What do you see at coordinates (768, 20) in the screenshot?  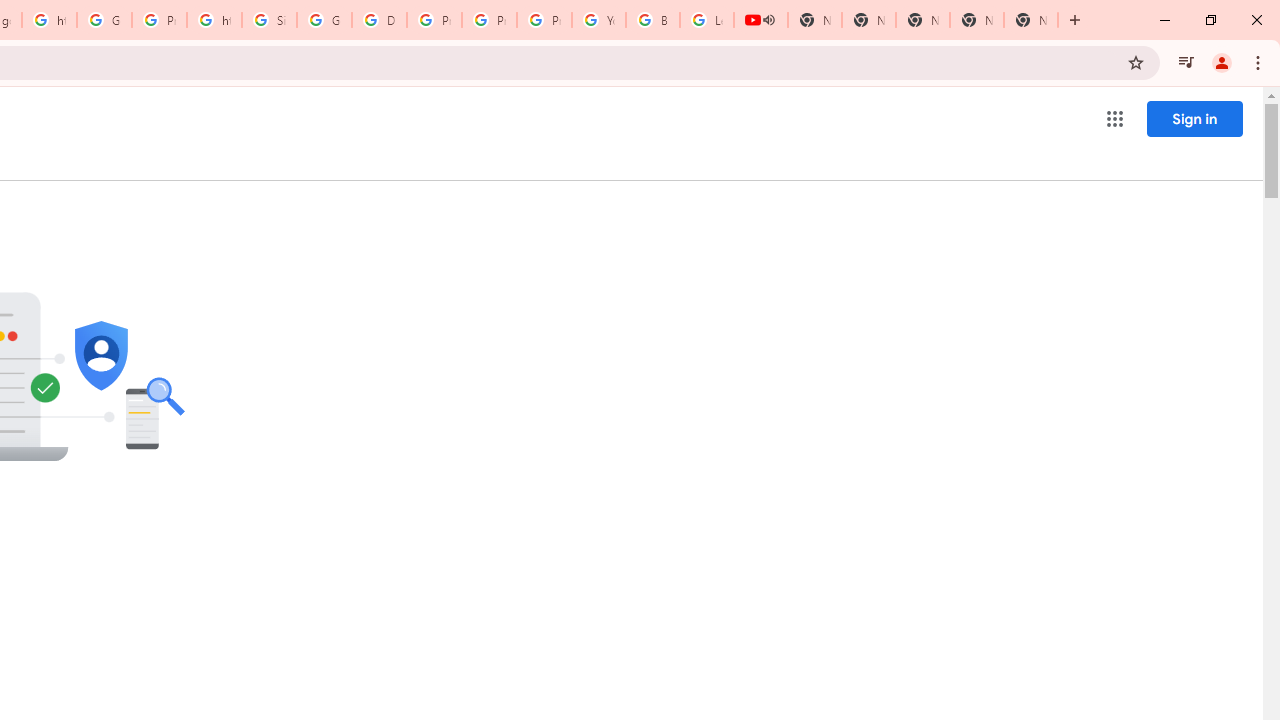 I see `'Mute tab'` at bounding box center [768, 20].